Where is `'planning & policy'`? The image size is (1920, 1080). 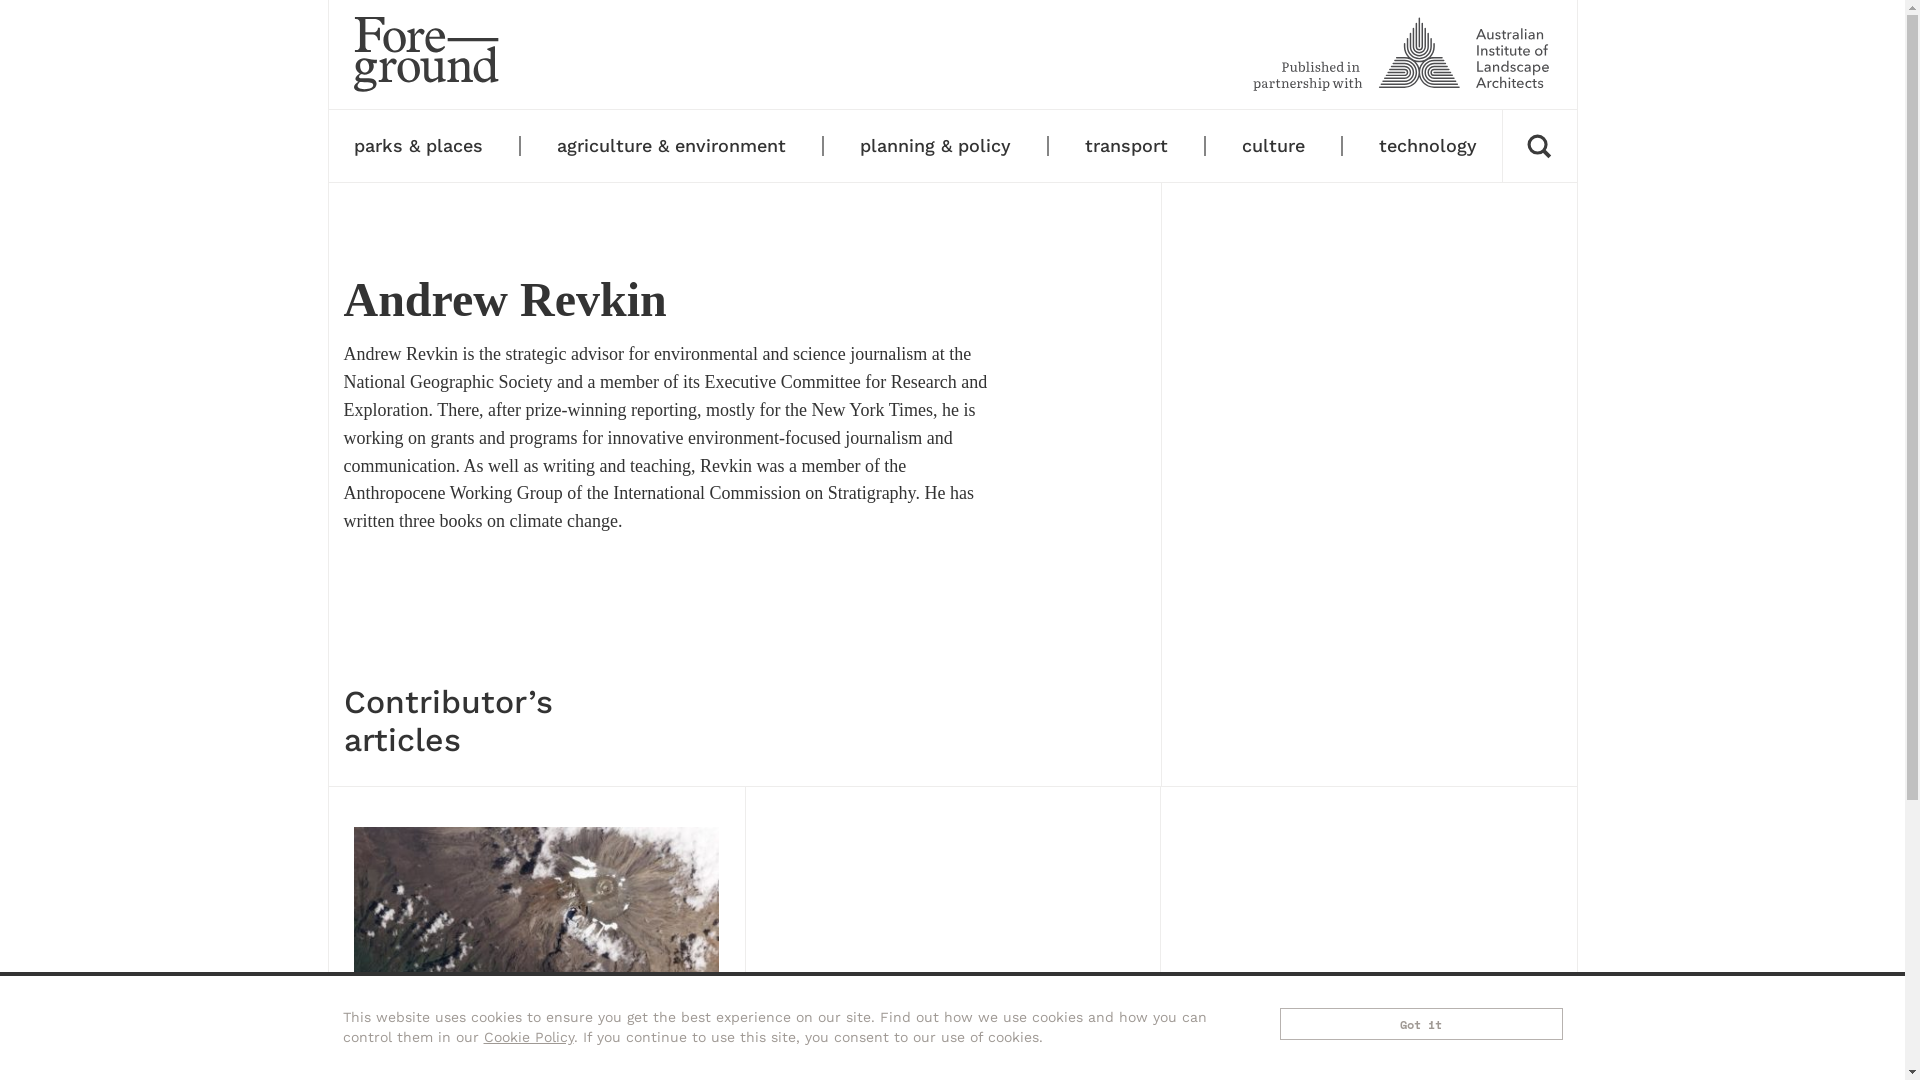 'planning & policy' is located at coordinates (934, 145).